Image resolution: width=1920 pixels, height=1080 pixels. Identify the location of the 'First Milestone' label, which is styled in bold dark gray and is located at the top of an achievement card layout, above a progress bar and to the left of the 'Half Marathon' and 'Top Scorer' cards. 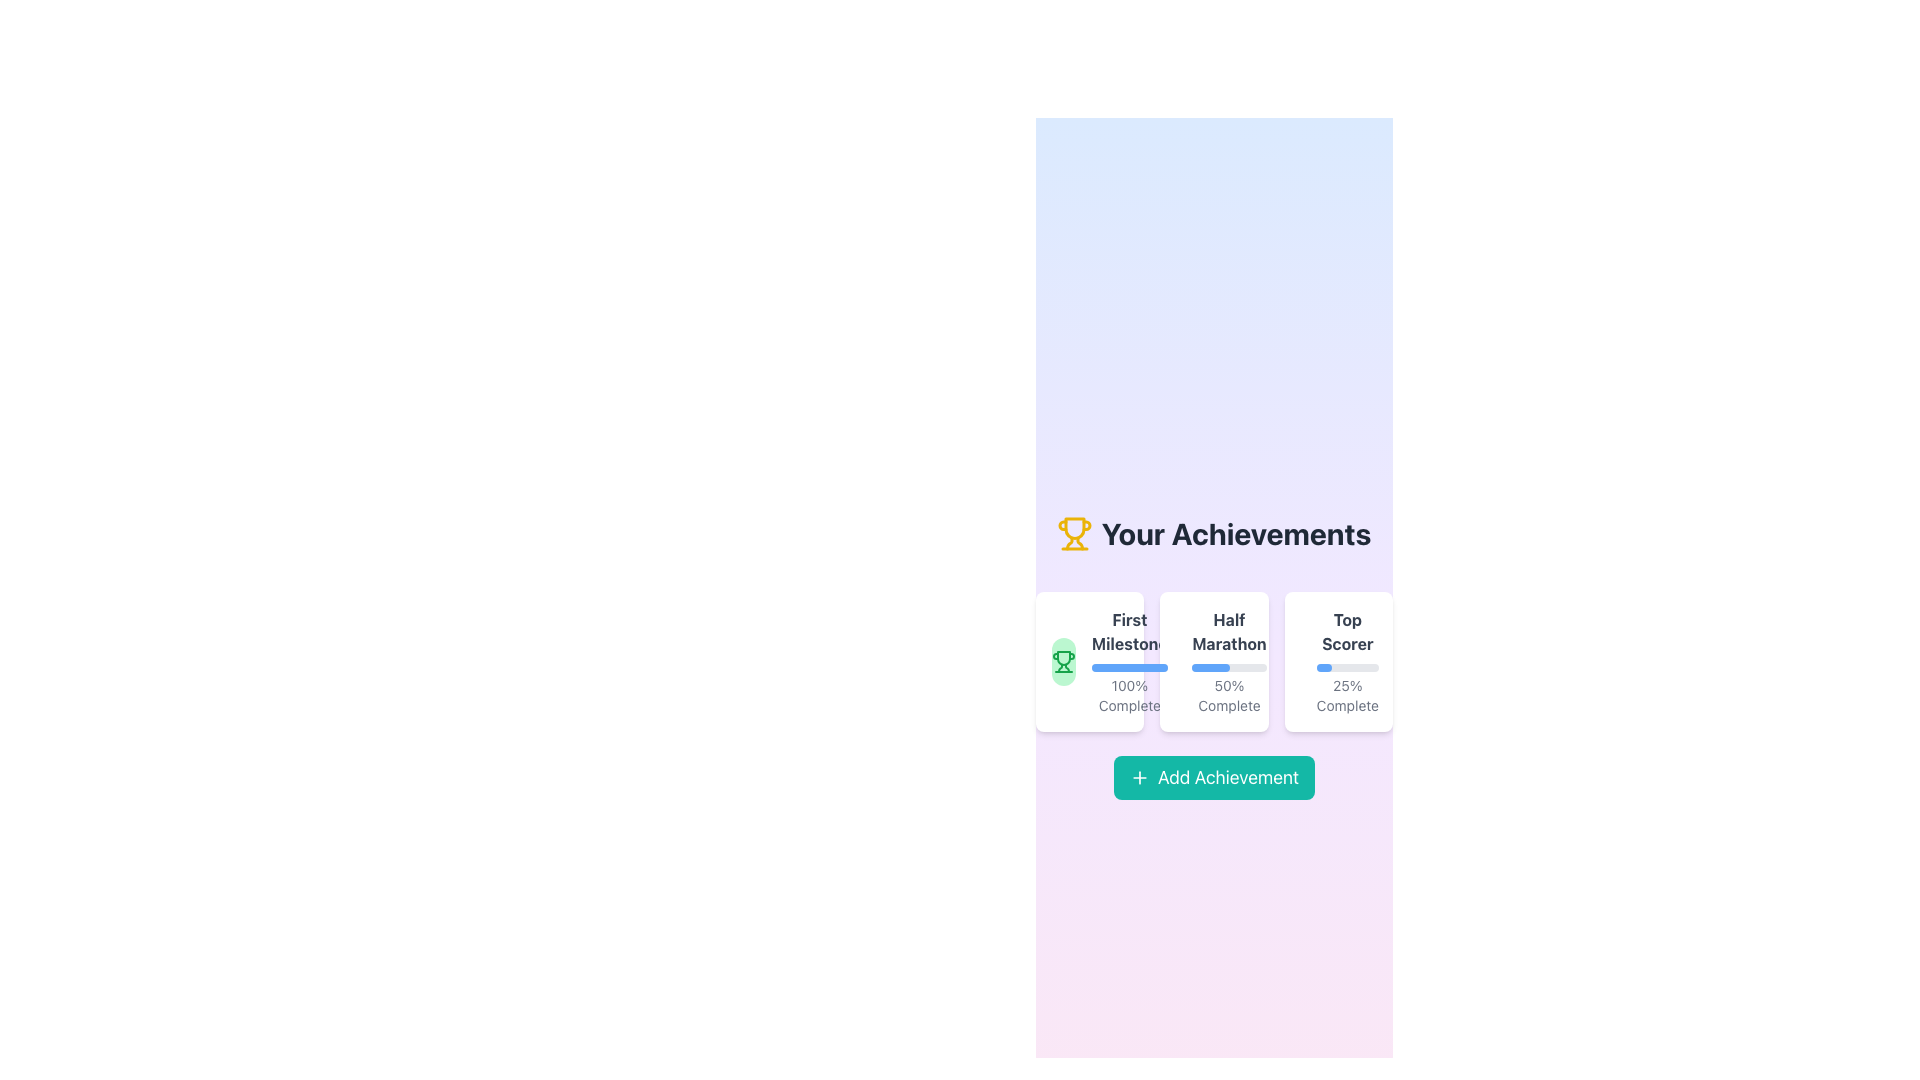
(1129, 632).